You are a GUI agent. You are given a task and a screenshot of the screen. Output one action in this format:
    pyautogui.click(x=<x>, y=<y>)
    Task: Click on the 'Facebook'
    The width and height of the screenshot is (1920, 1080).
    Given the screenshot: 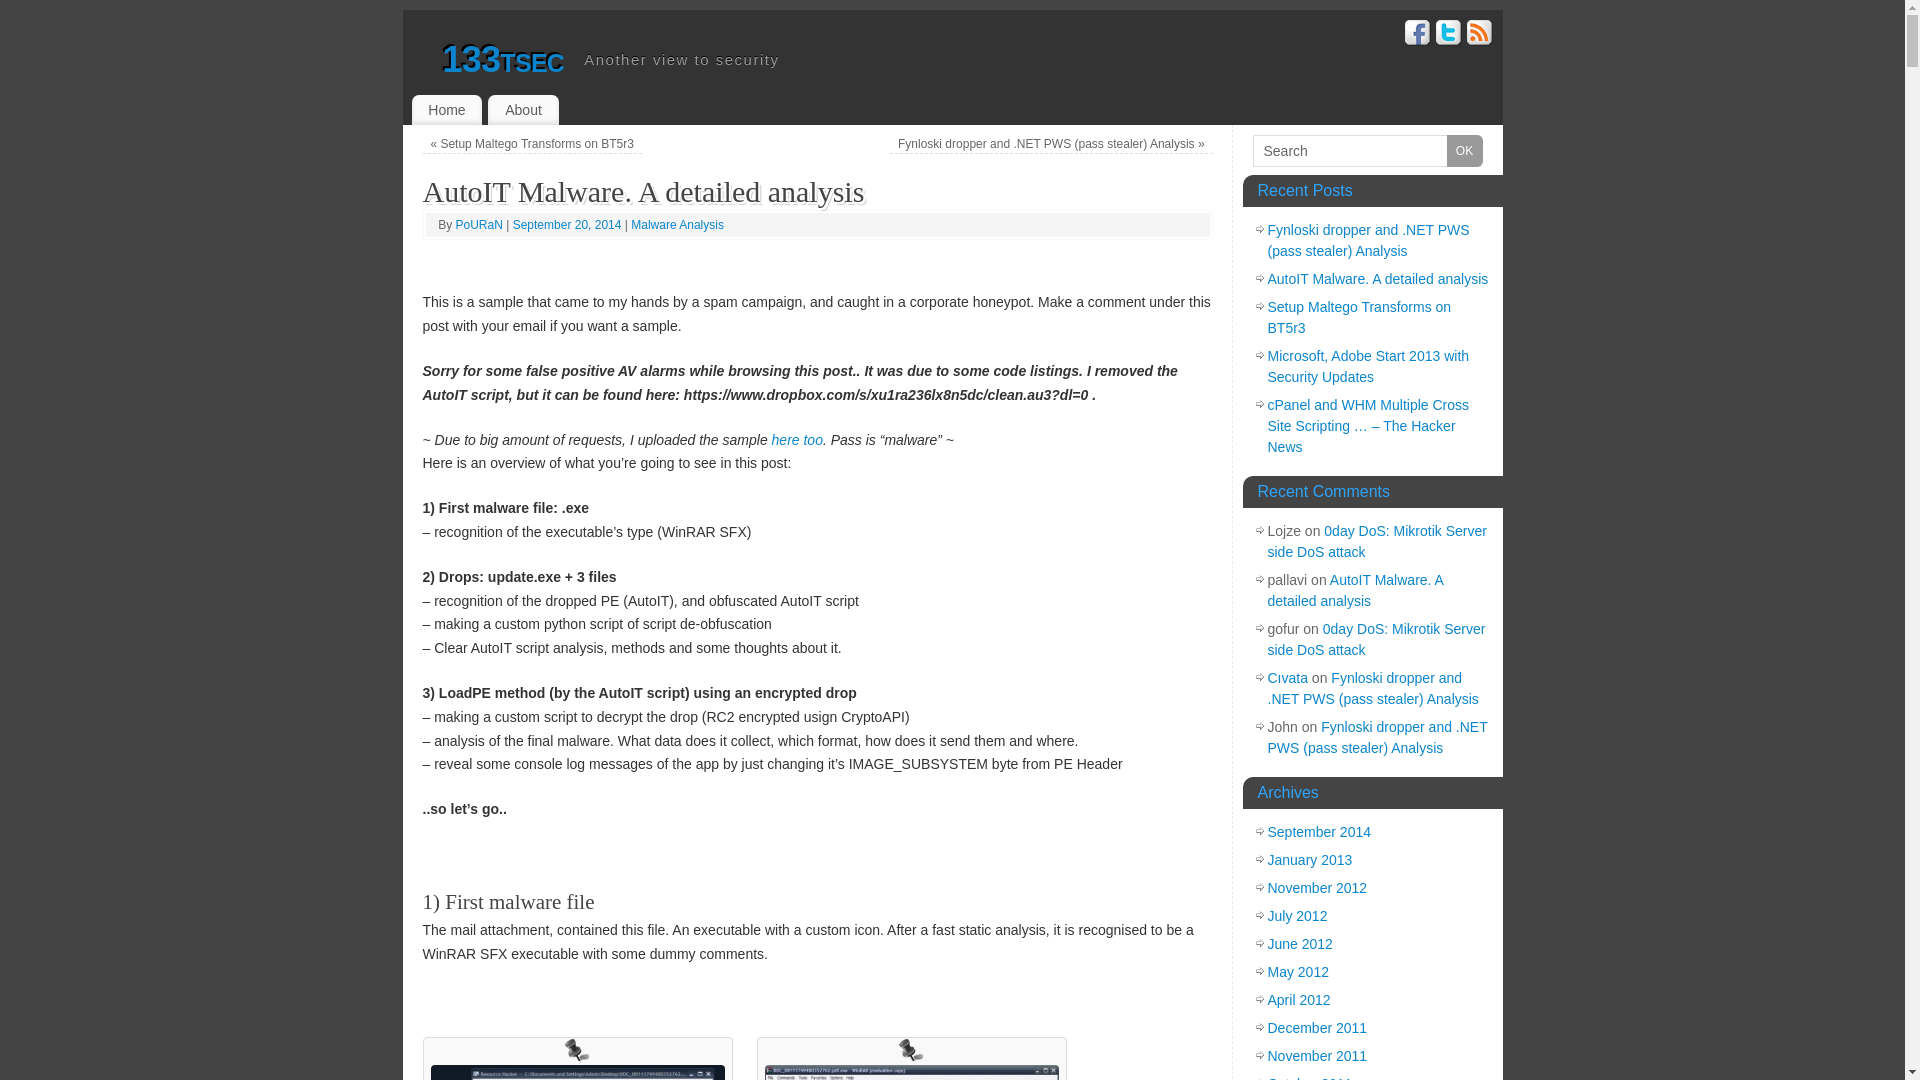 What is the action you would take?
    pyautogui.click(x=1415, y=35)
    